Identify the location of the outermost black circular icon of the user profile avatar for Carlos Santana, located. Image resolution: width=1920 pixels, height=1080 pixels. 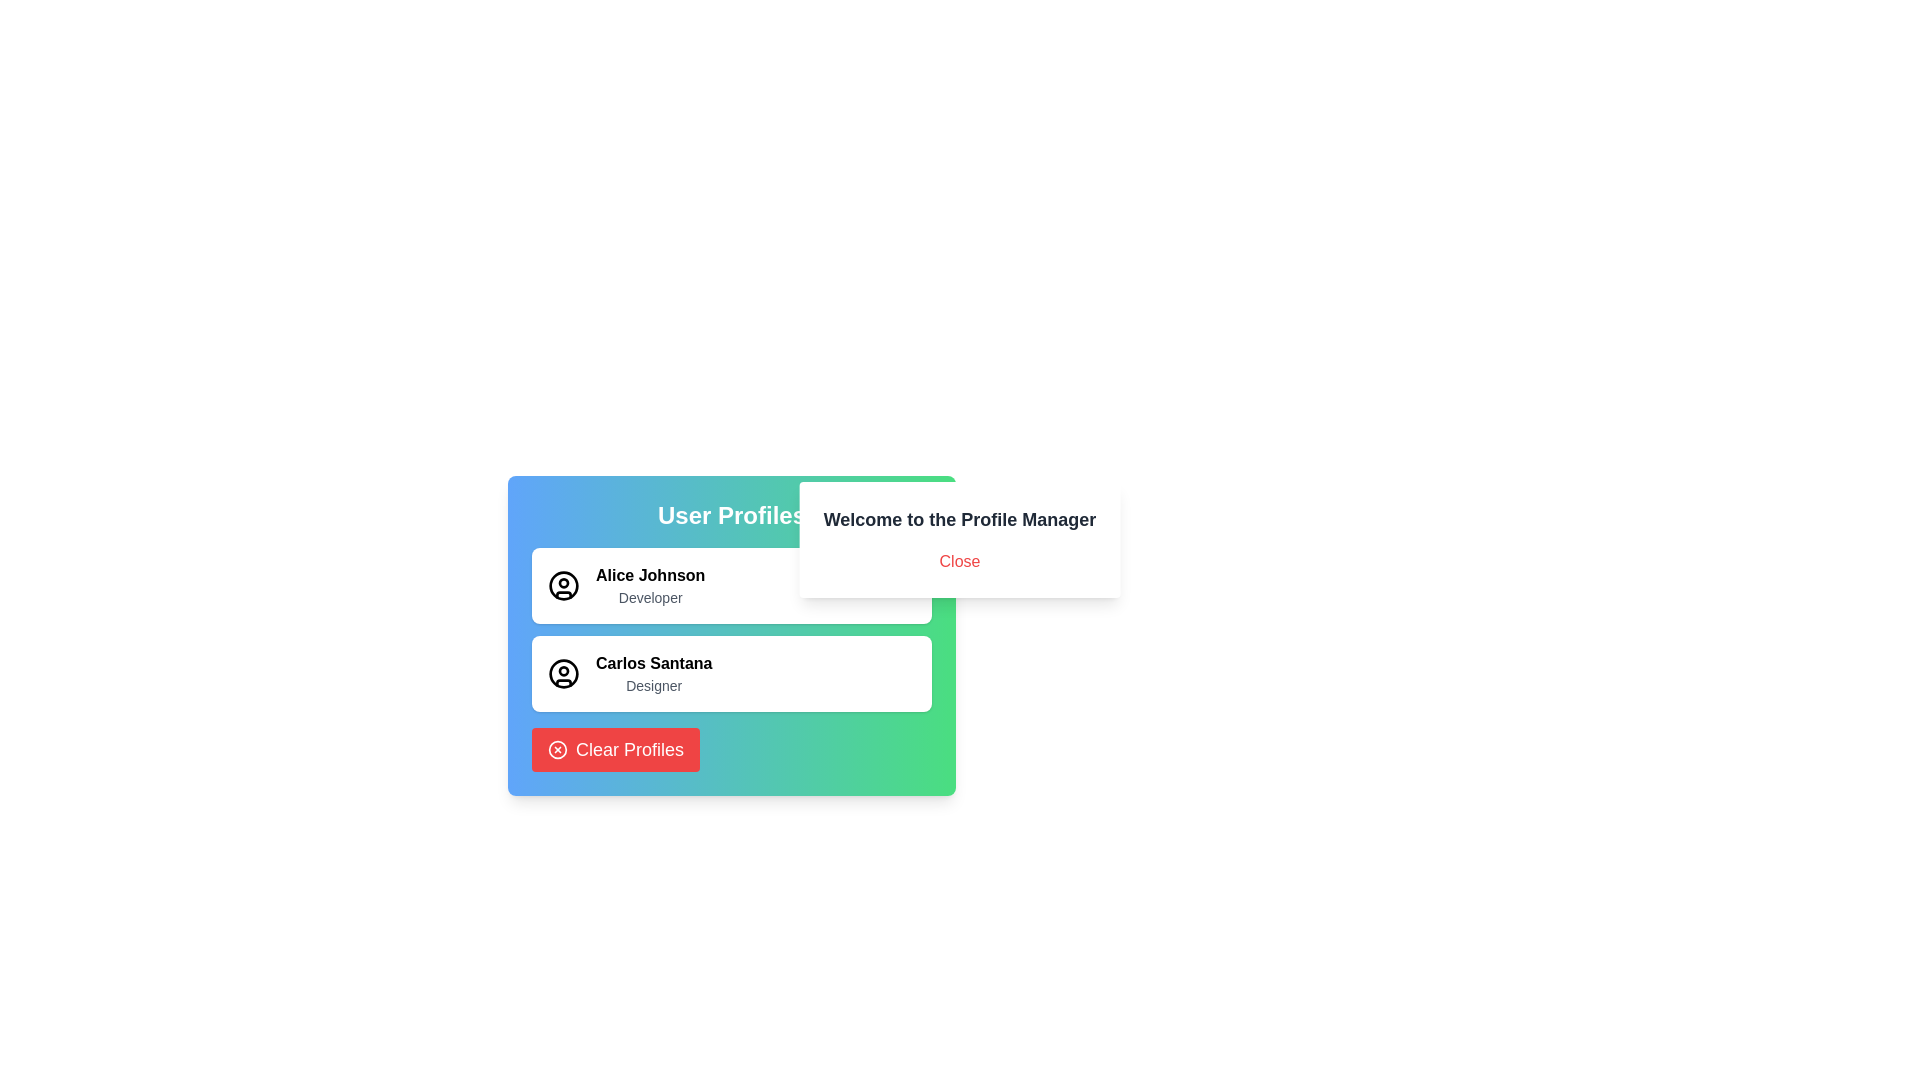
(563, 674).